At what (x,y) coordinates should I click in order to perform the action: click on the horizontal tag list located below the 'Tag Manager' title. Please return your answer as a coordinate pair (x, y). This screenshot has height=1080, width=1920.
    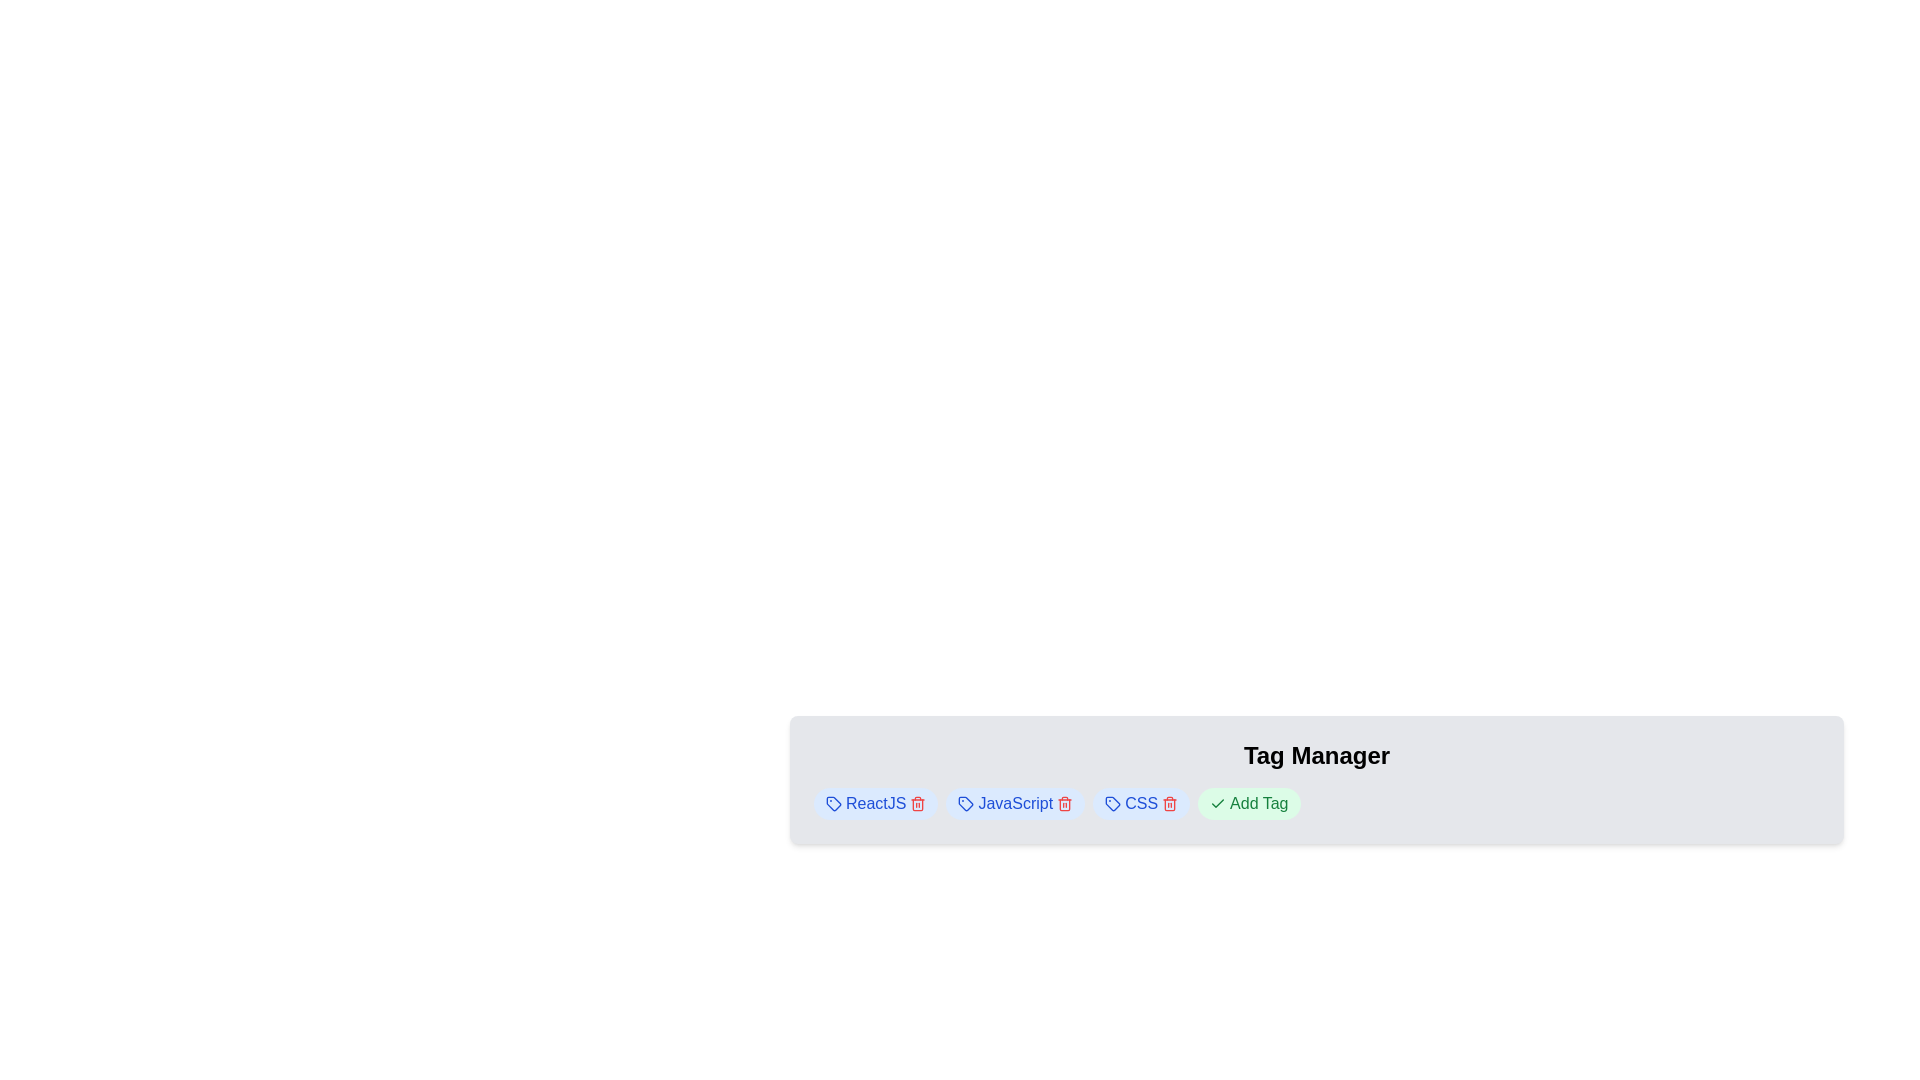
    Looking at the image, I should click on (1316, 802).